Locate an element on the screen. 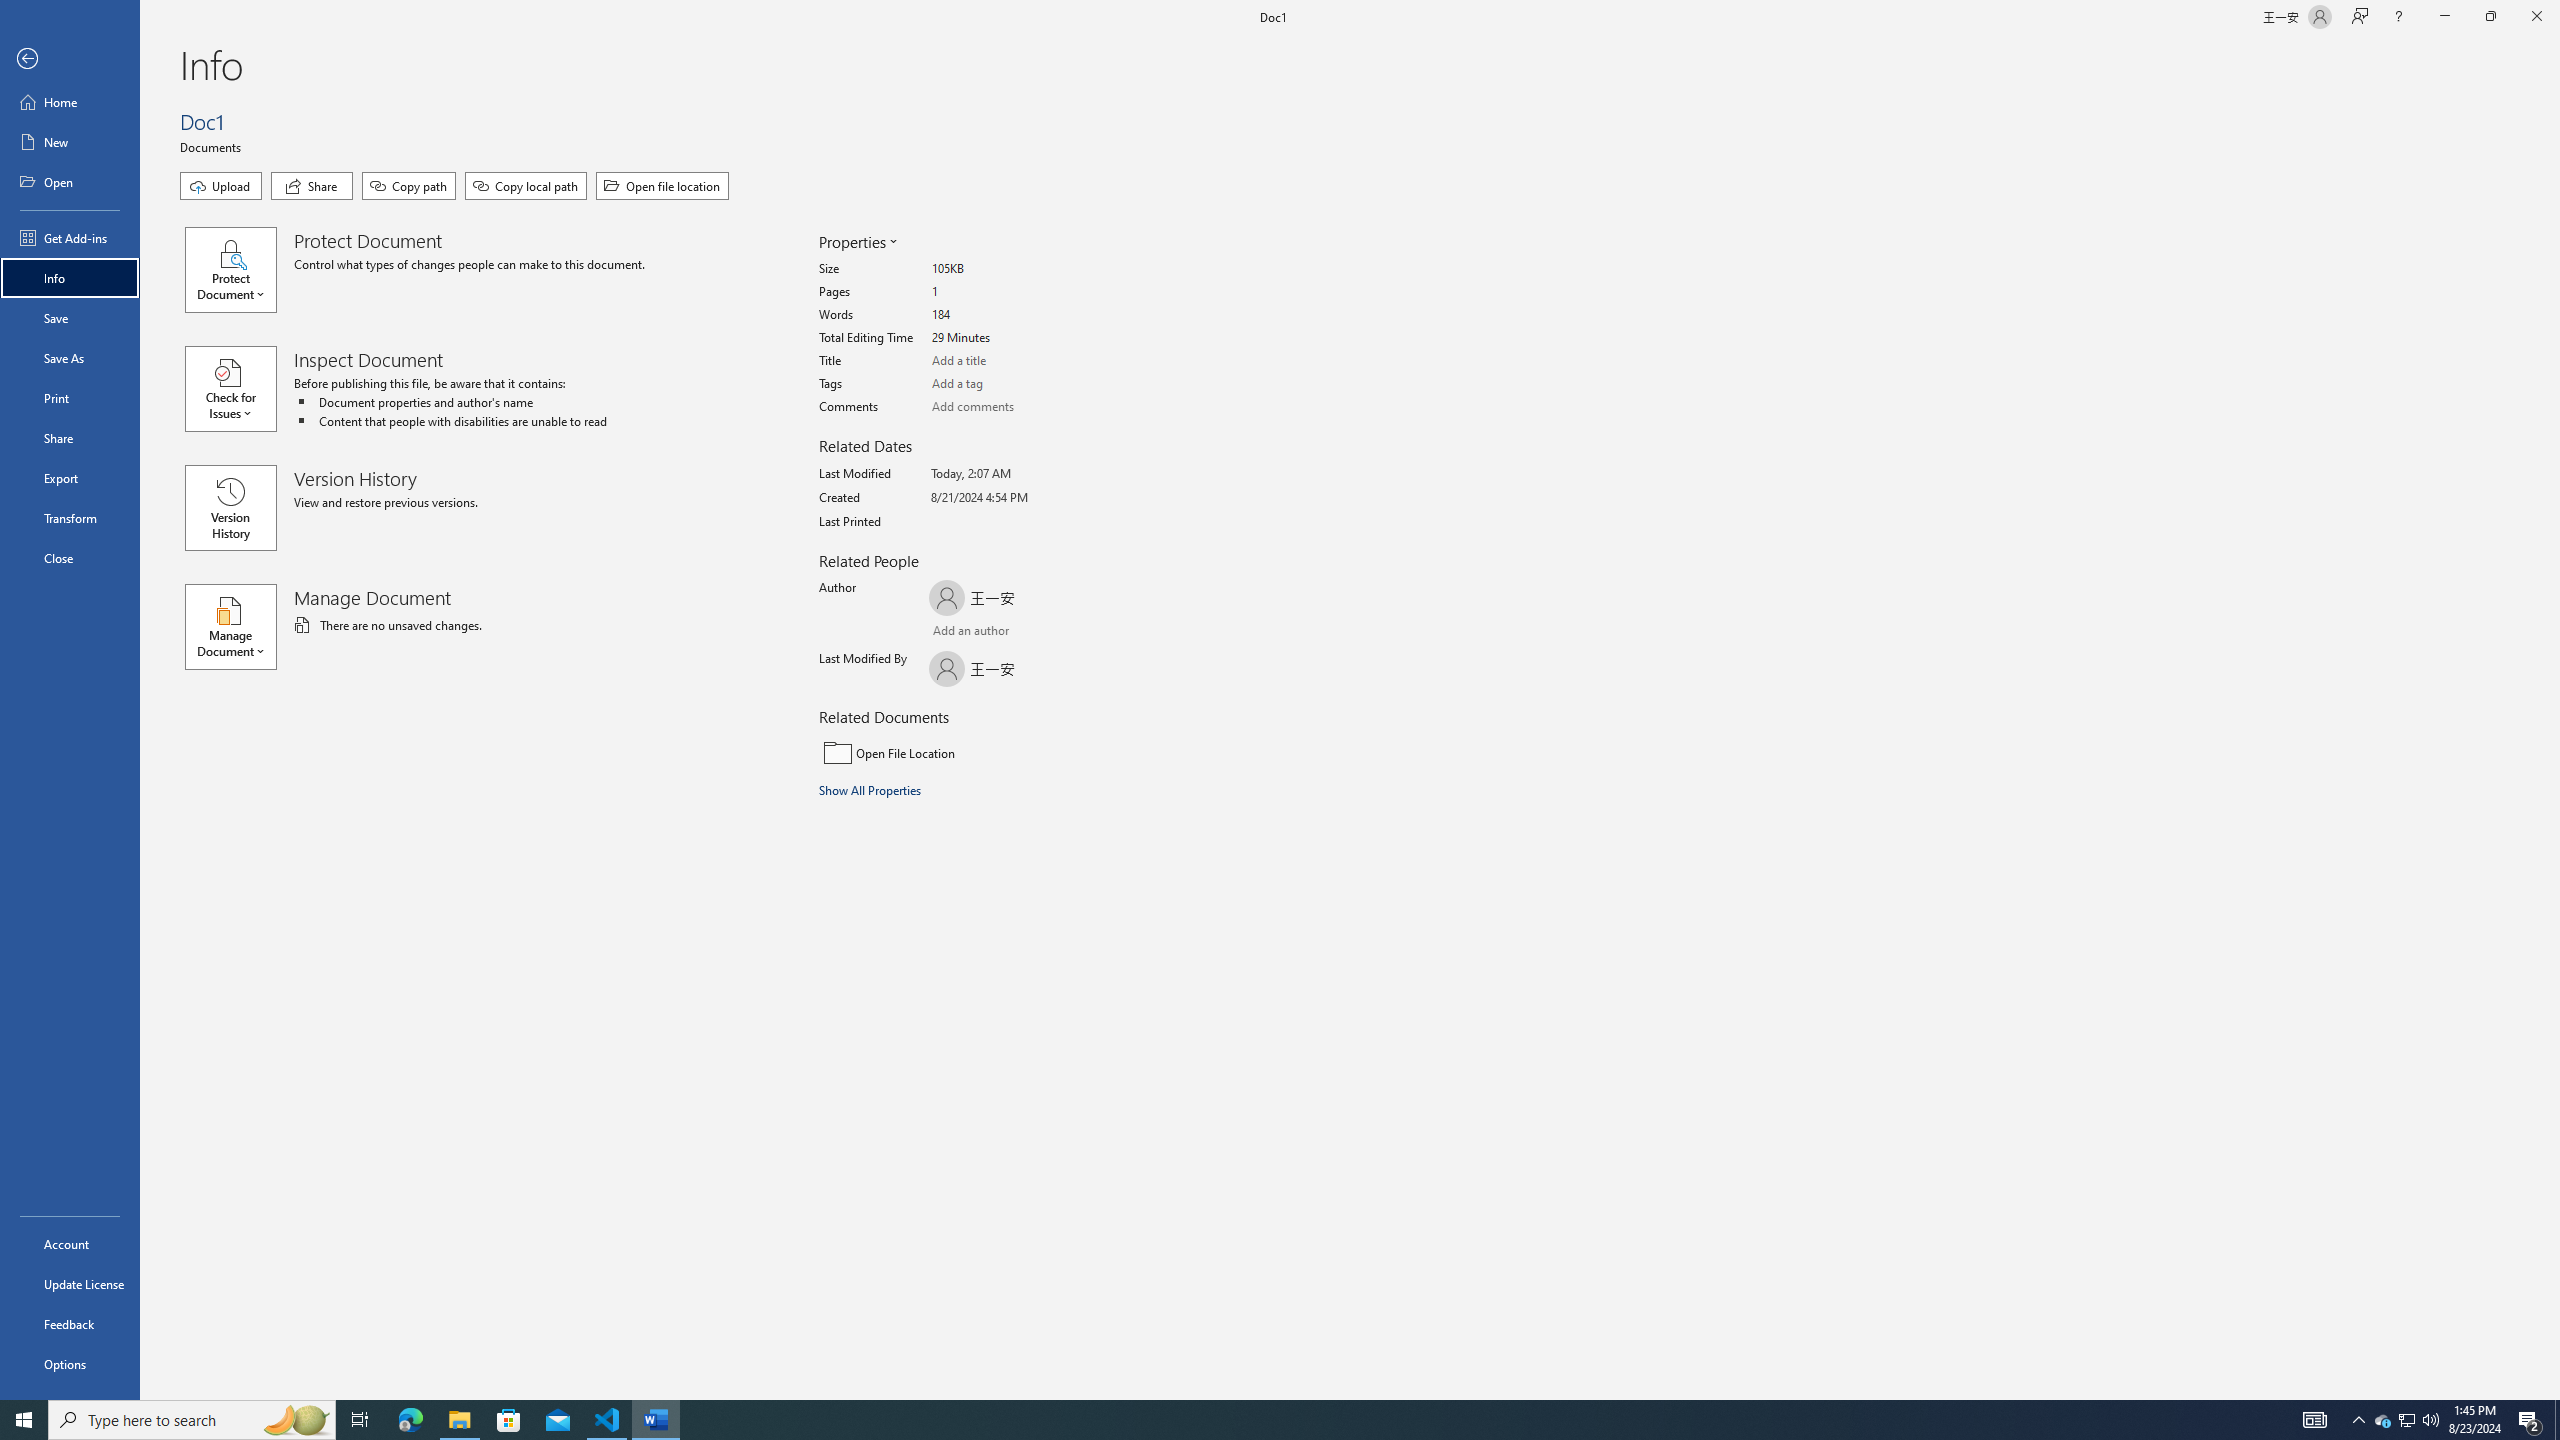 The image size is (2560, 1440). 'Tags' is located at coordinates (1006, 383).